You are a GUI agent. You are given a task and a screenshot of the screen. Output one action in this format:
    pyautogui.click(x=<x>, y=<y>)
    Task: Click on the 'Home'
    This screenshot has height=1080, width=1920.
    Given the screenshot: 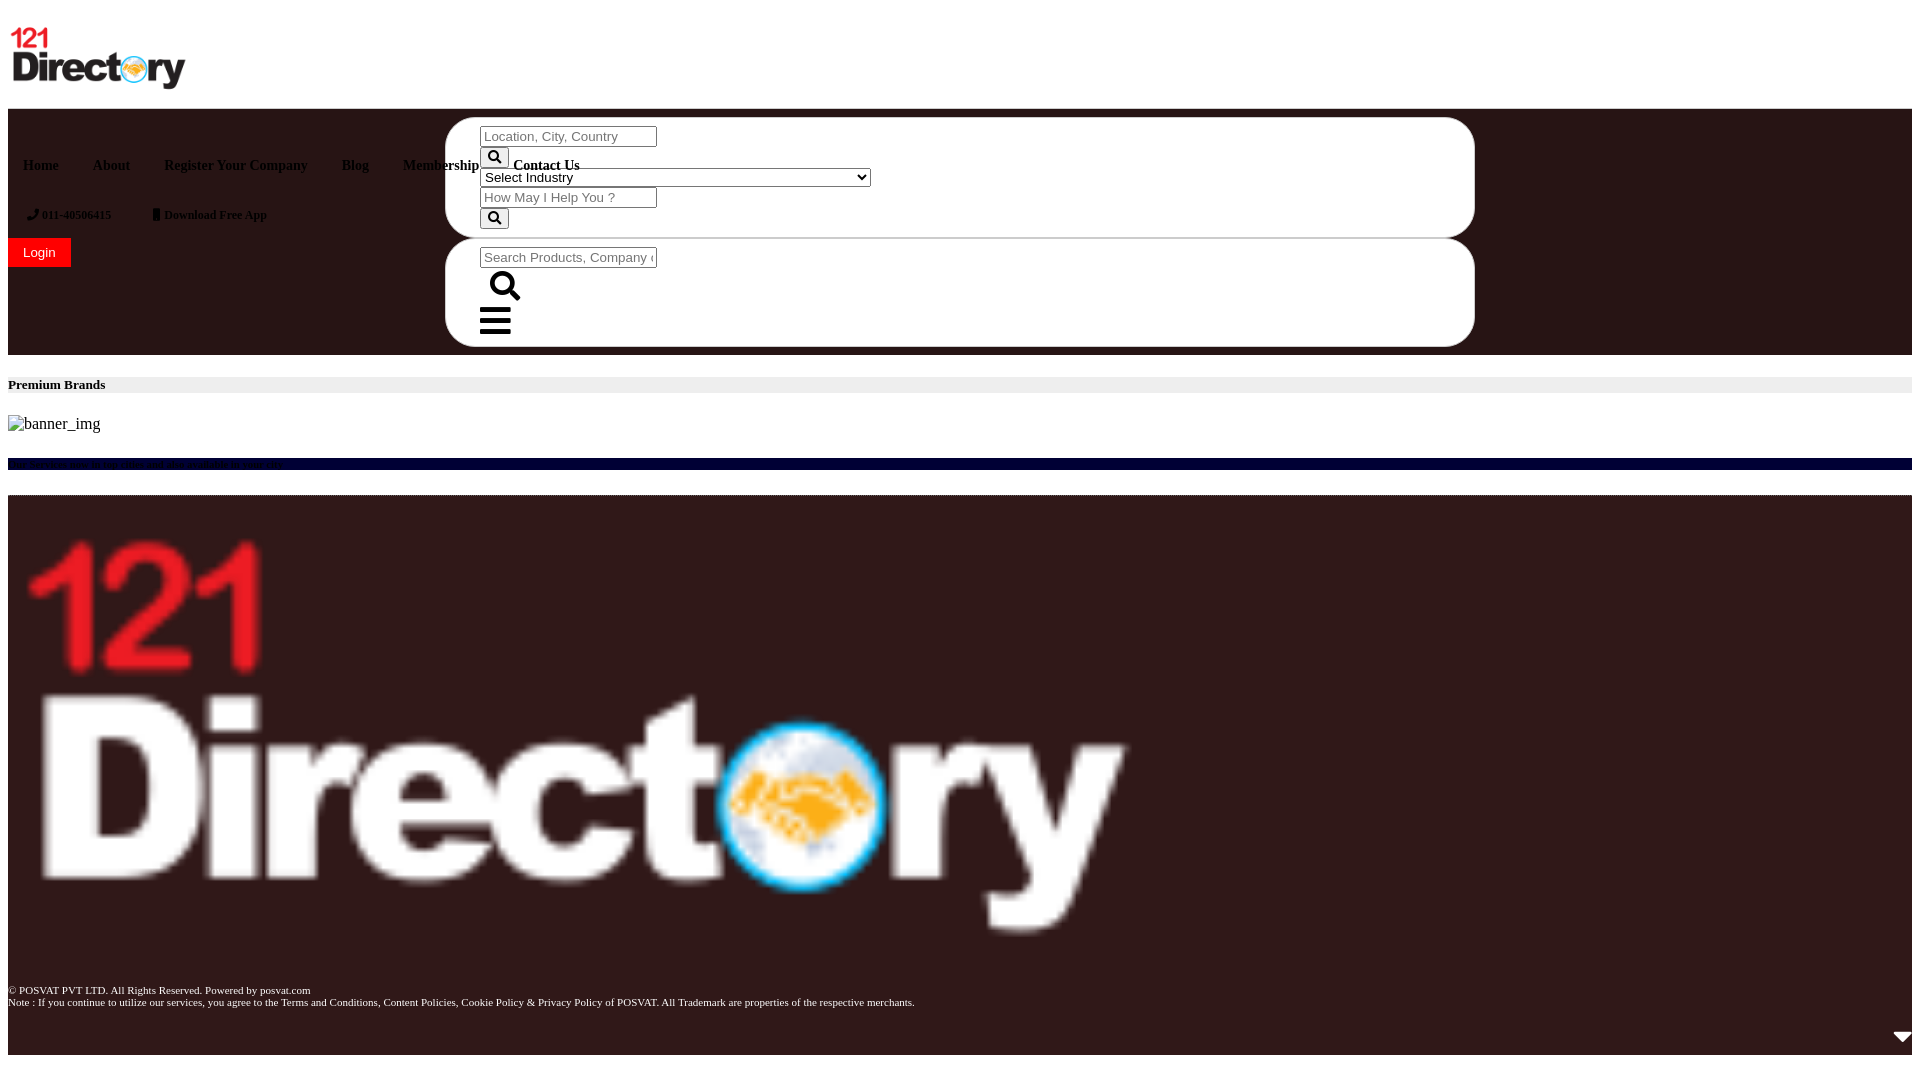 What is the action you would take?
    pyautogui.click(x=13, y=164)
    